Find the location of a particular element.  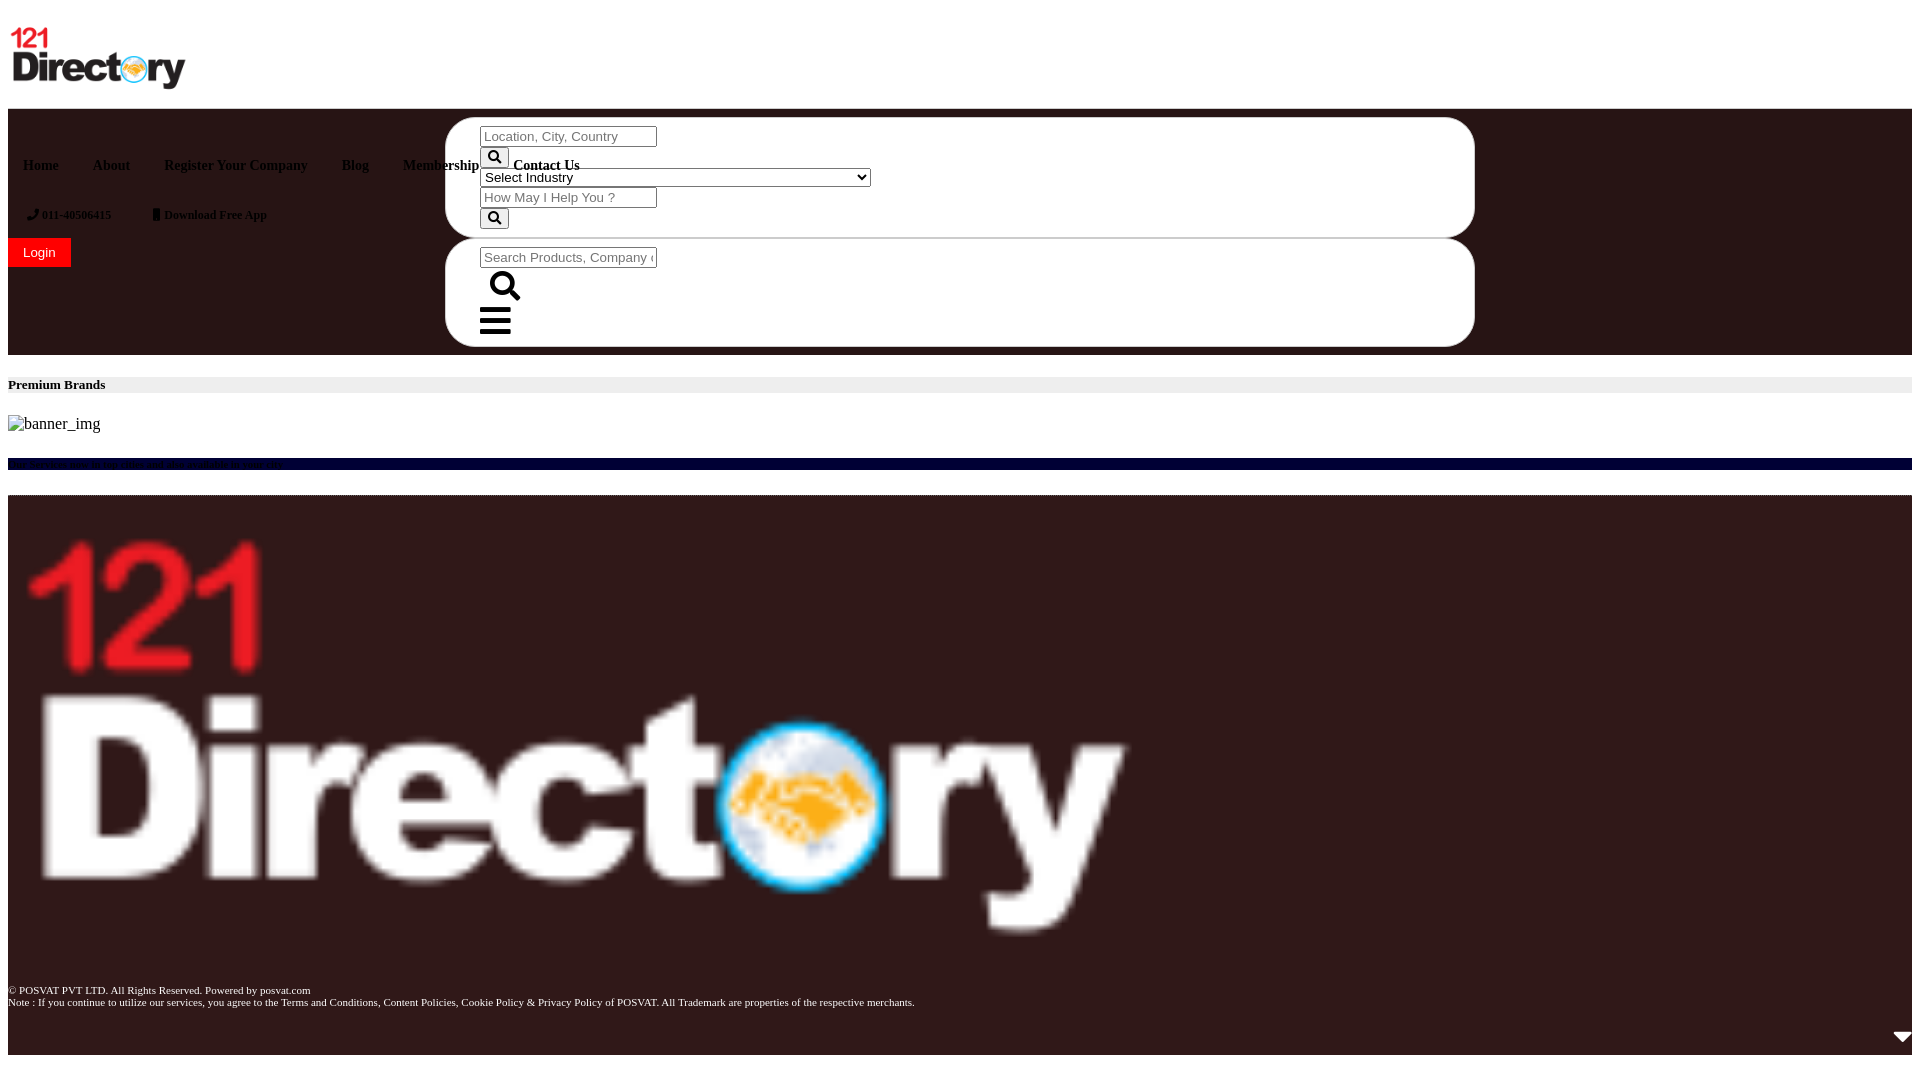

'Contact Us' is located at coordinates (546, 164).